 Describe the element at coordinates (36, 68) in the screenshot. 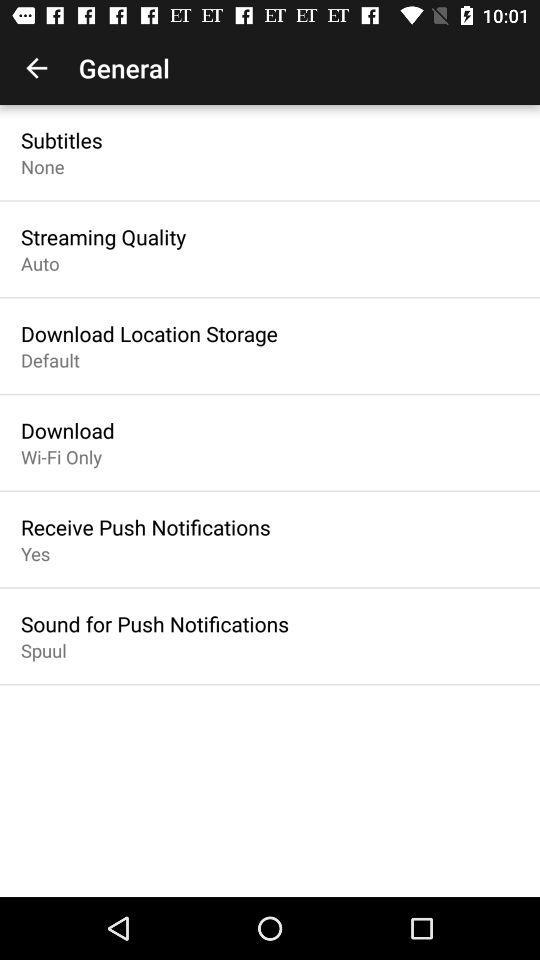

I see `item above subtitles icon` at that location.